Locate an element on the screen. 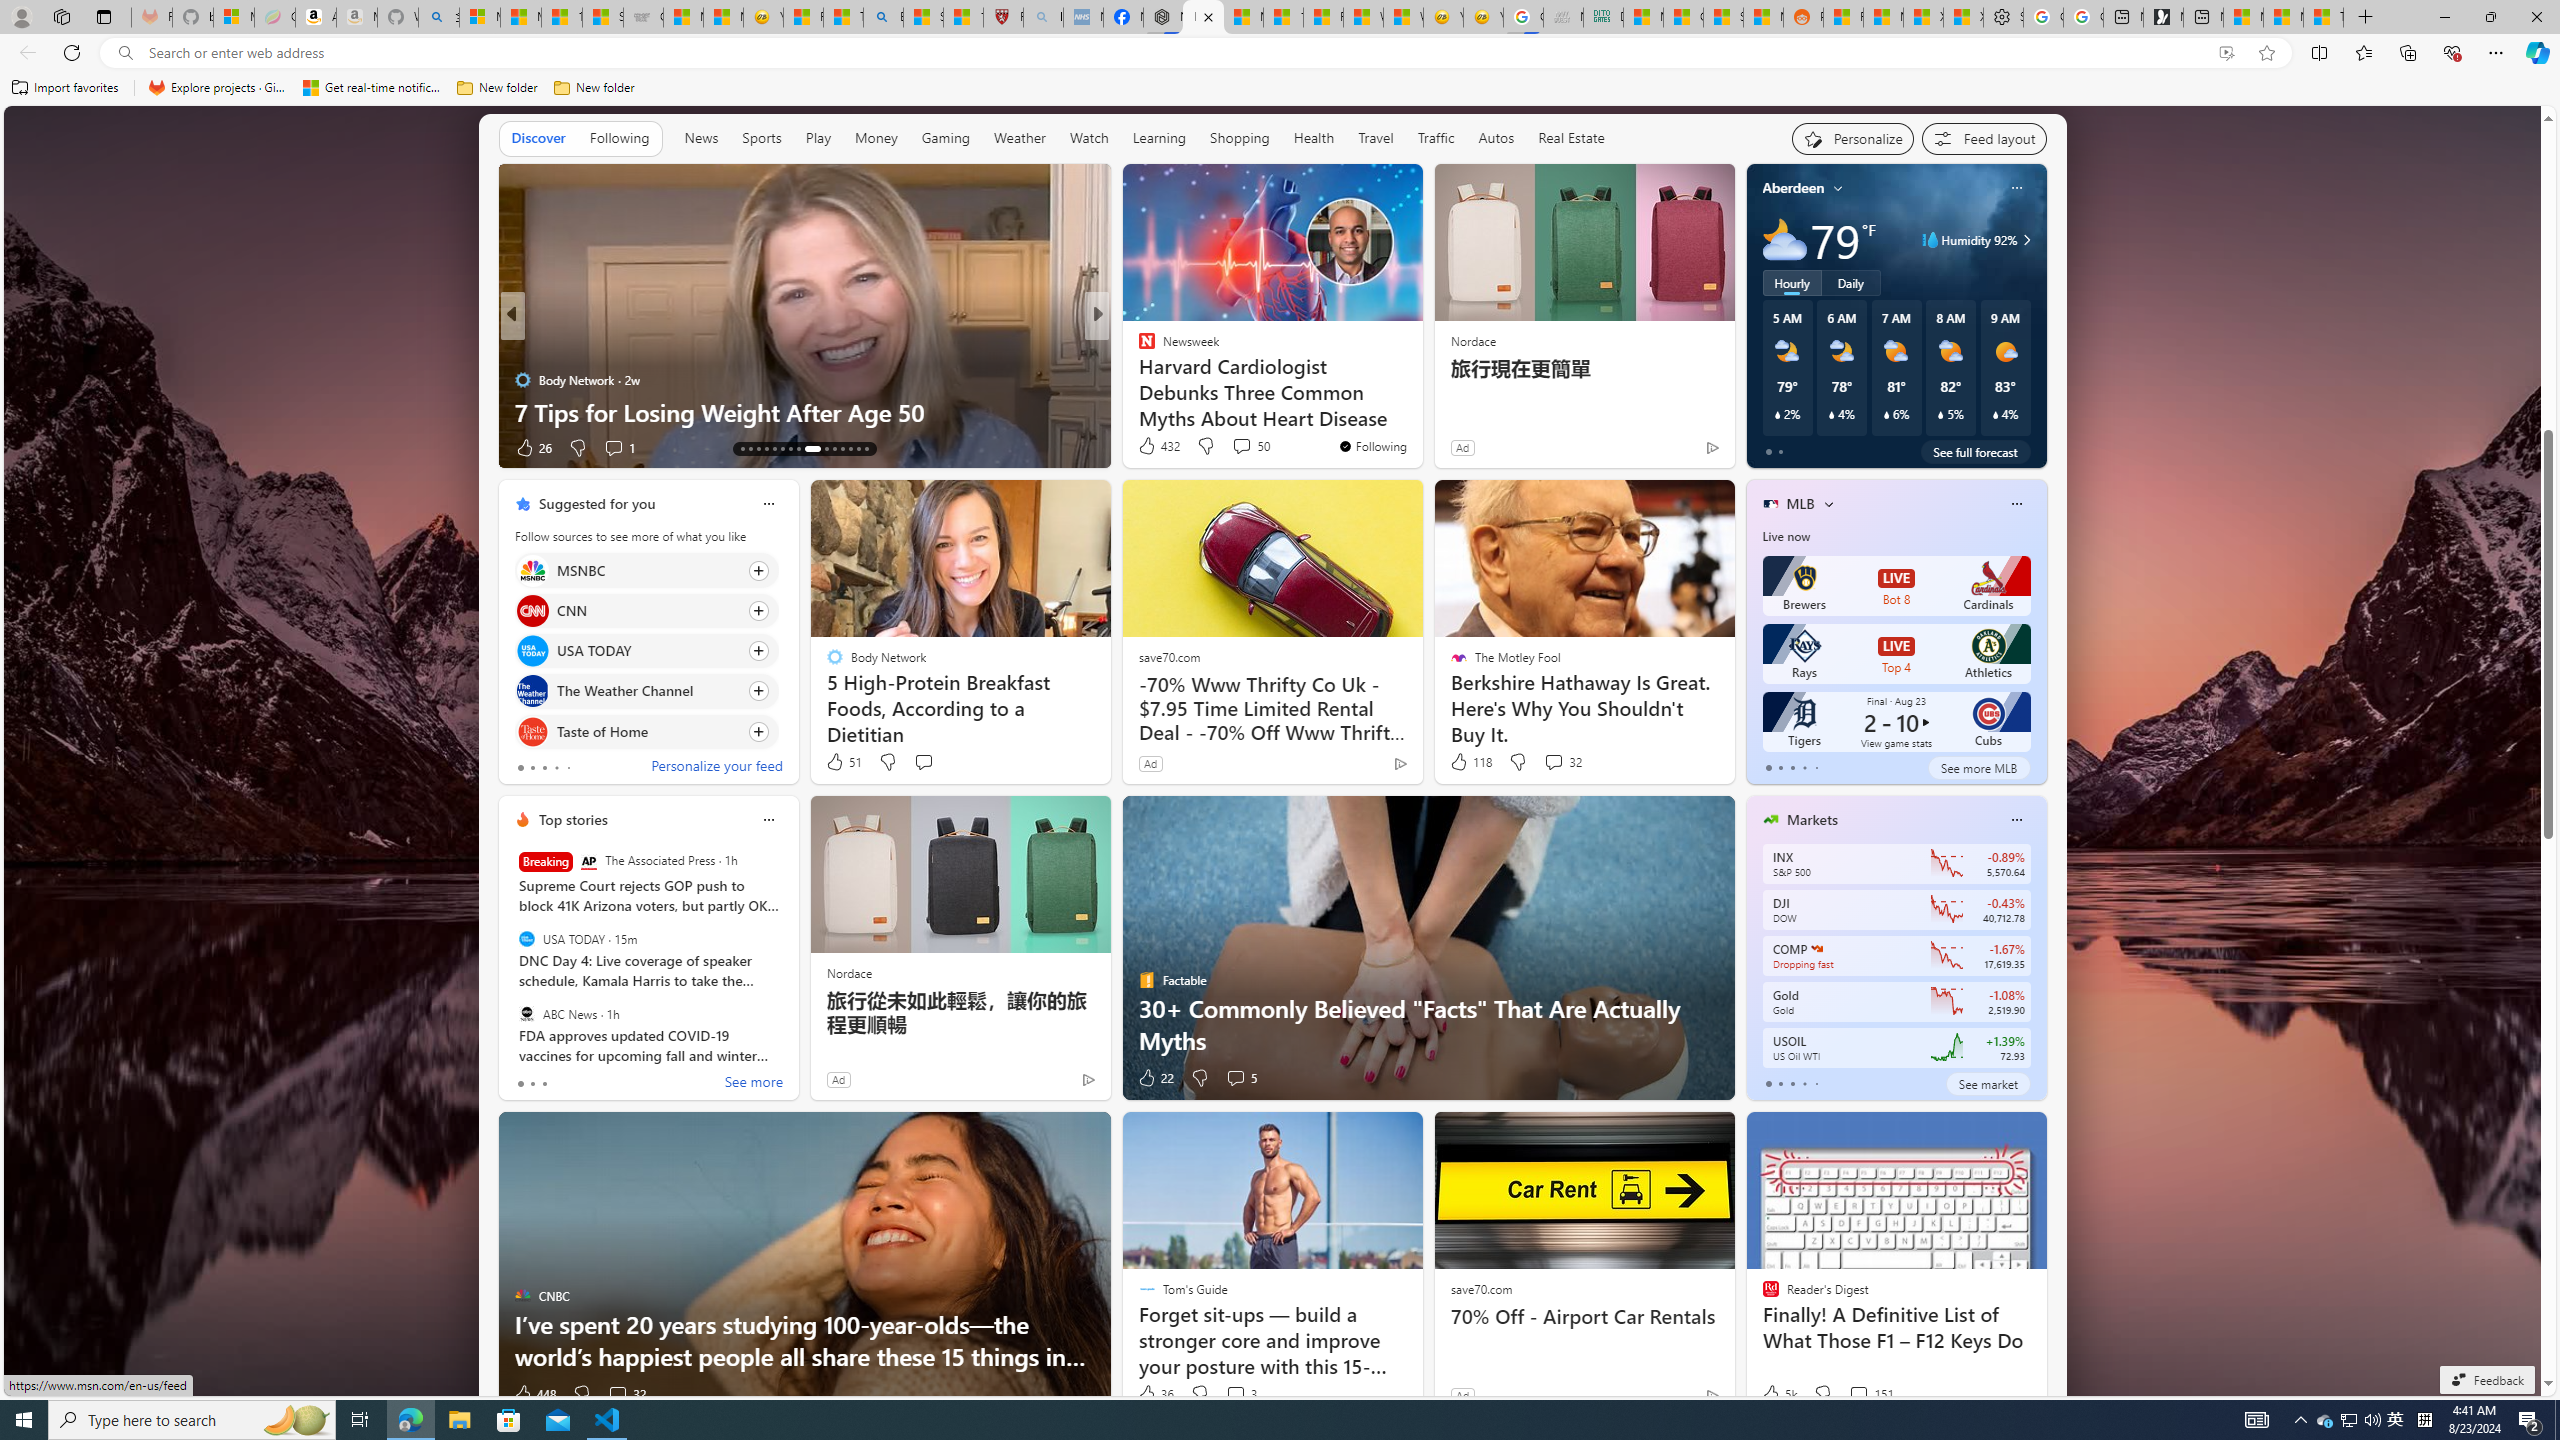 This screenshot has width=2560, height=1440. 'INSIDER' is located at coordinates (1137, 346).